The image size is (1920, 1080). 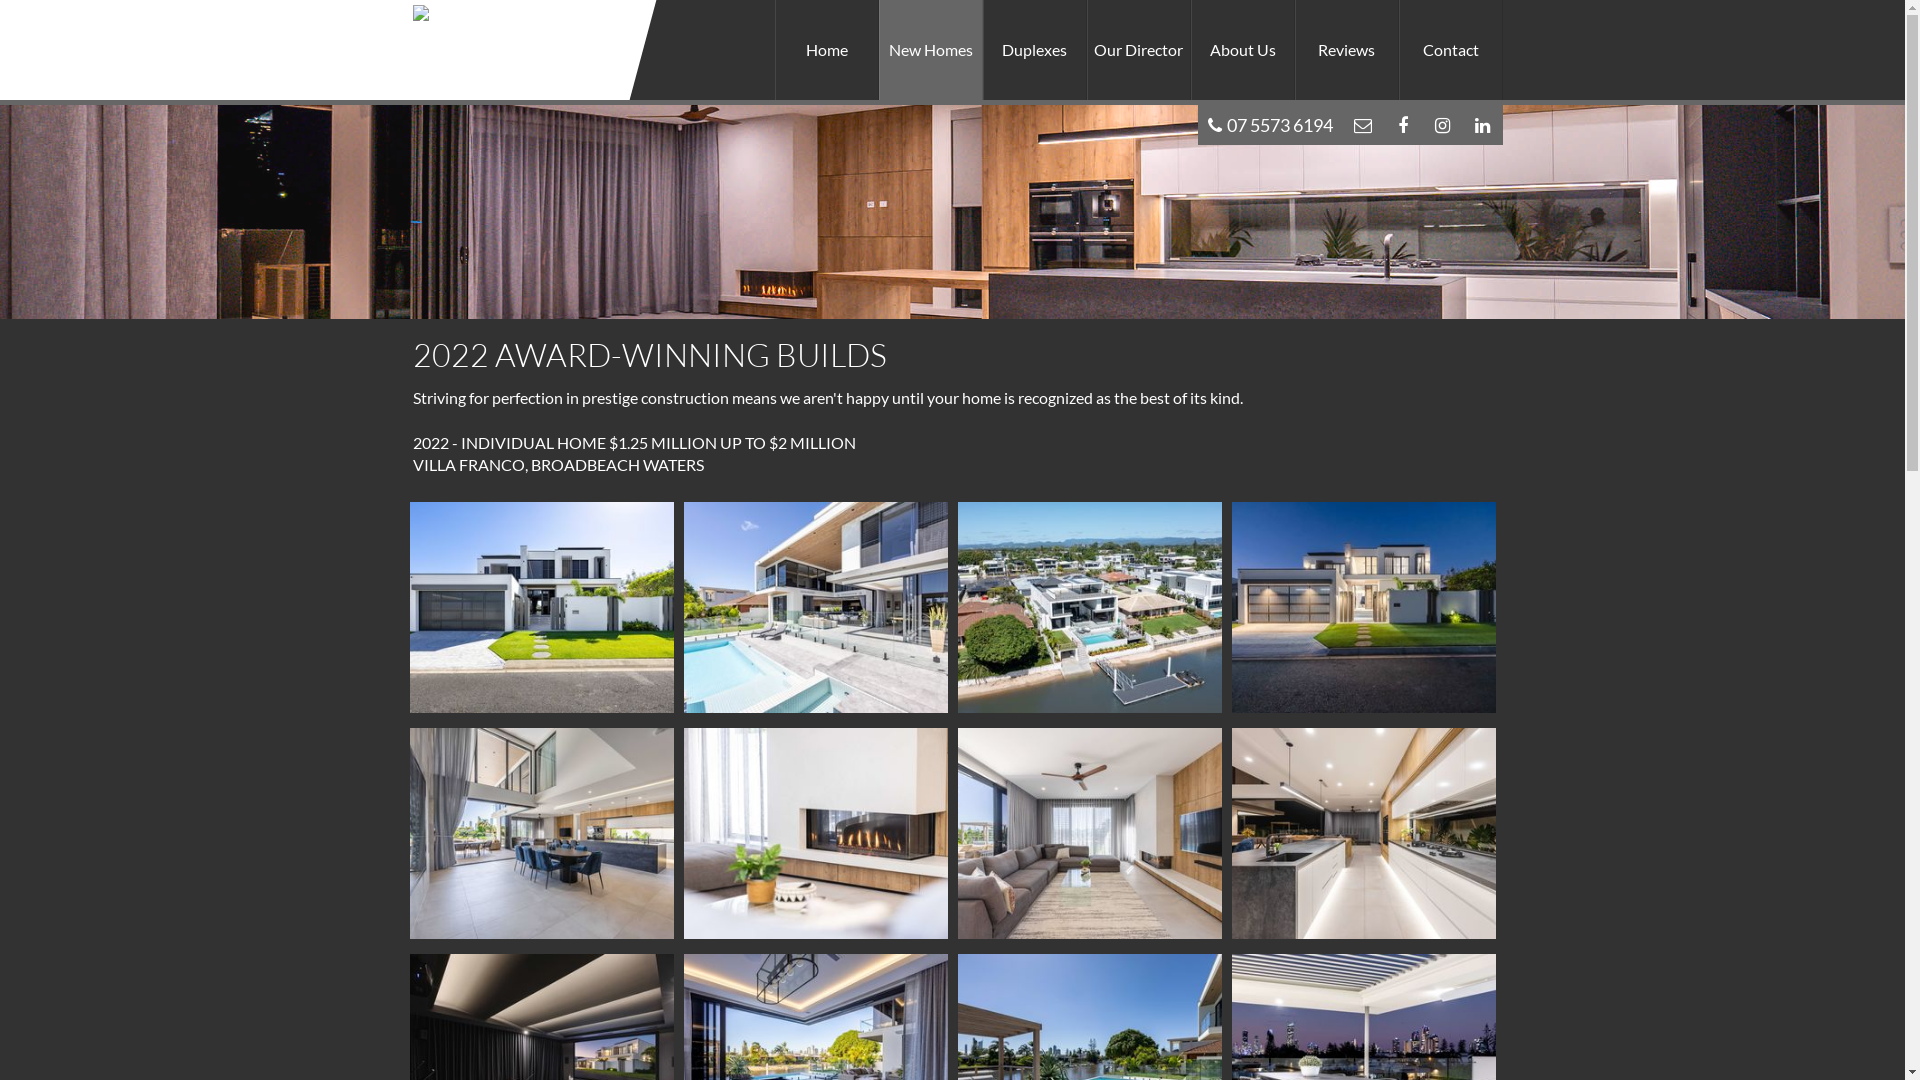 I want to click on 'Home', so click(x=825, y=49).